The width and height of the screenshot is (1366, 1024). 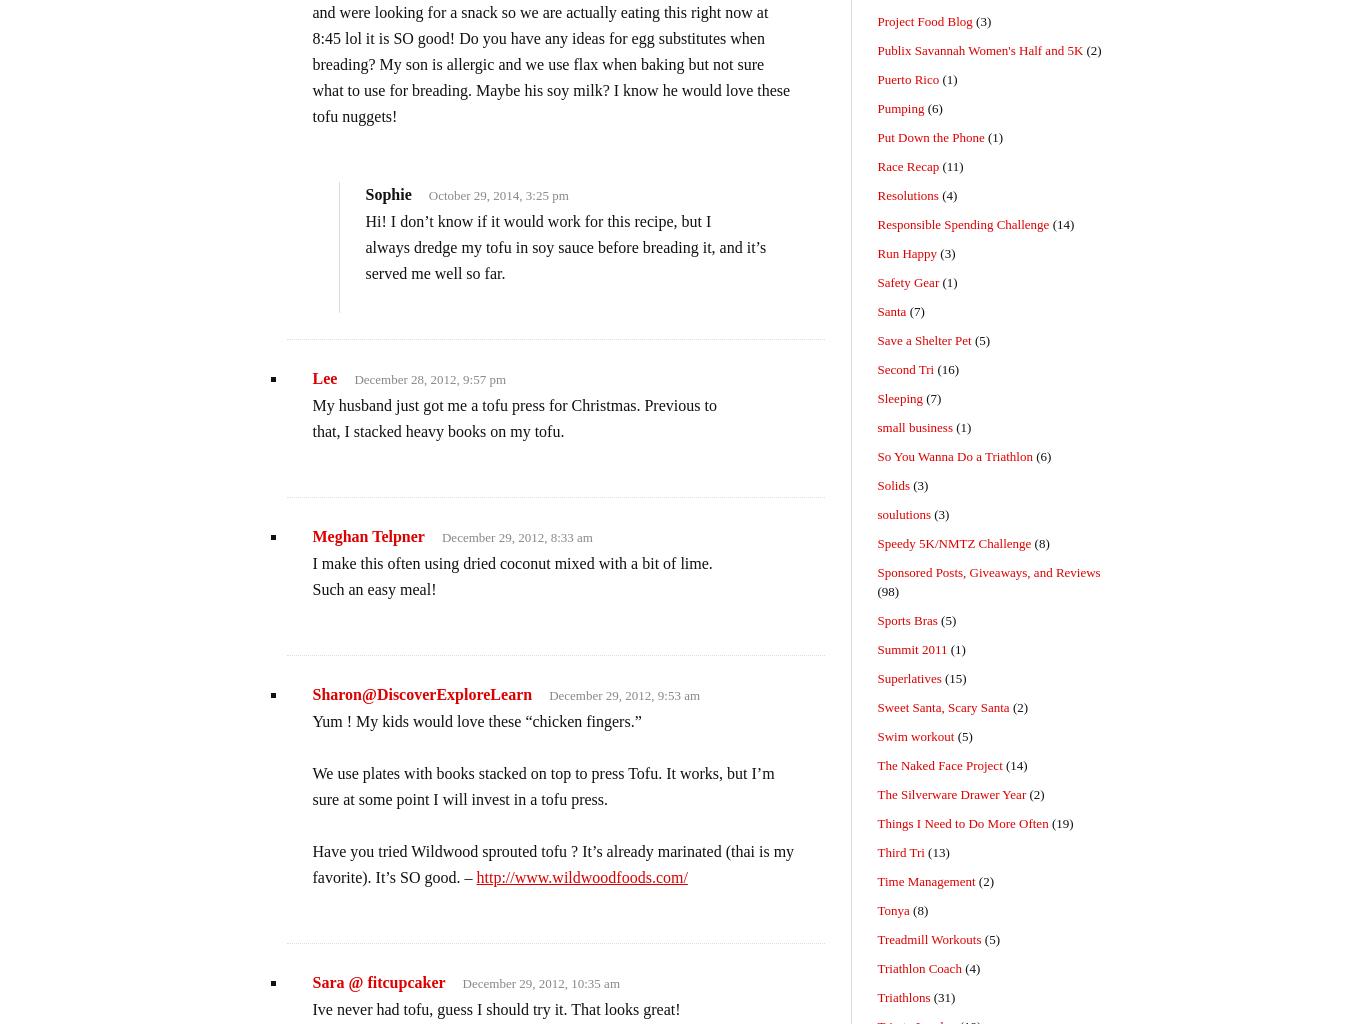 What do you see at coordinates (926, 881) in the screenshot?
I see `'Time Management'` at bounding box center [926, 881].